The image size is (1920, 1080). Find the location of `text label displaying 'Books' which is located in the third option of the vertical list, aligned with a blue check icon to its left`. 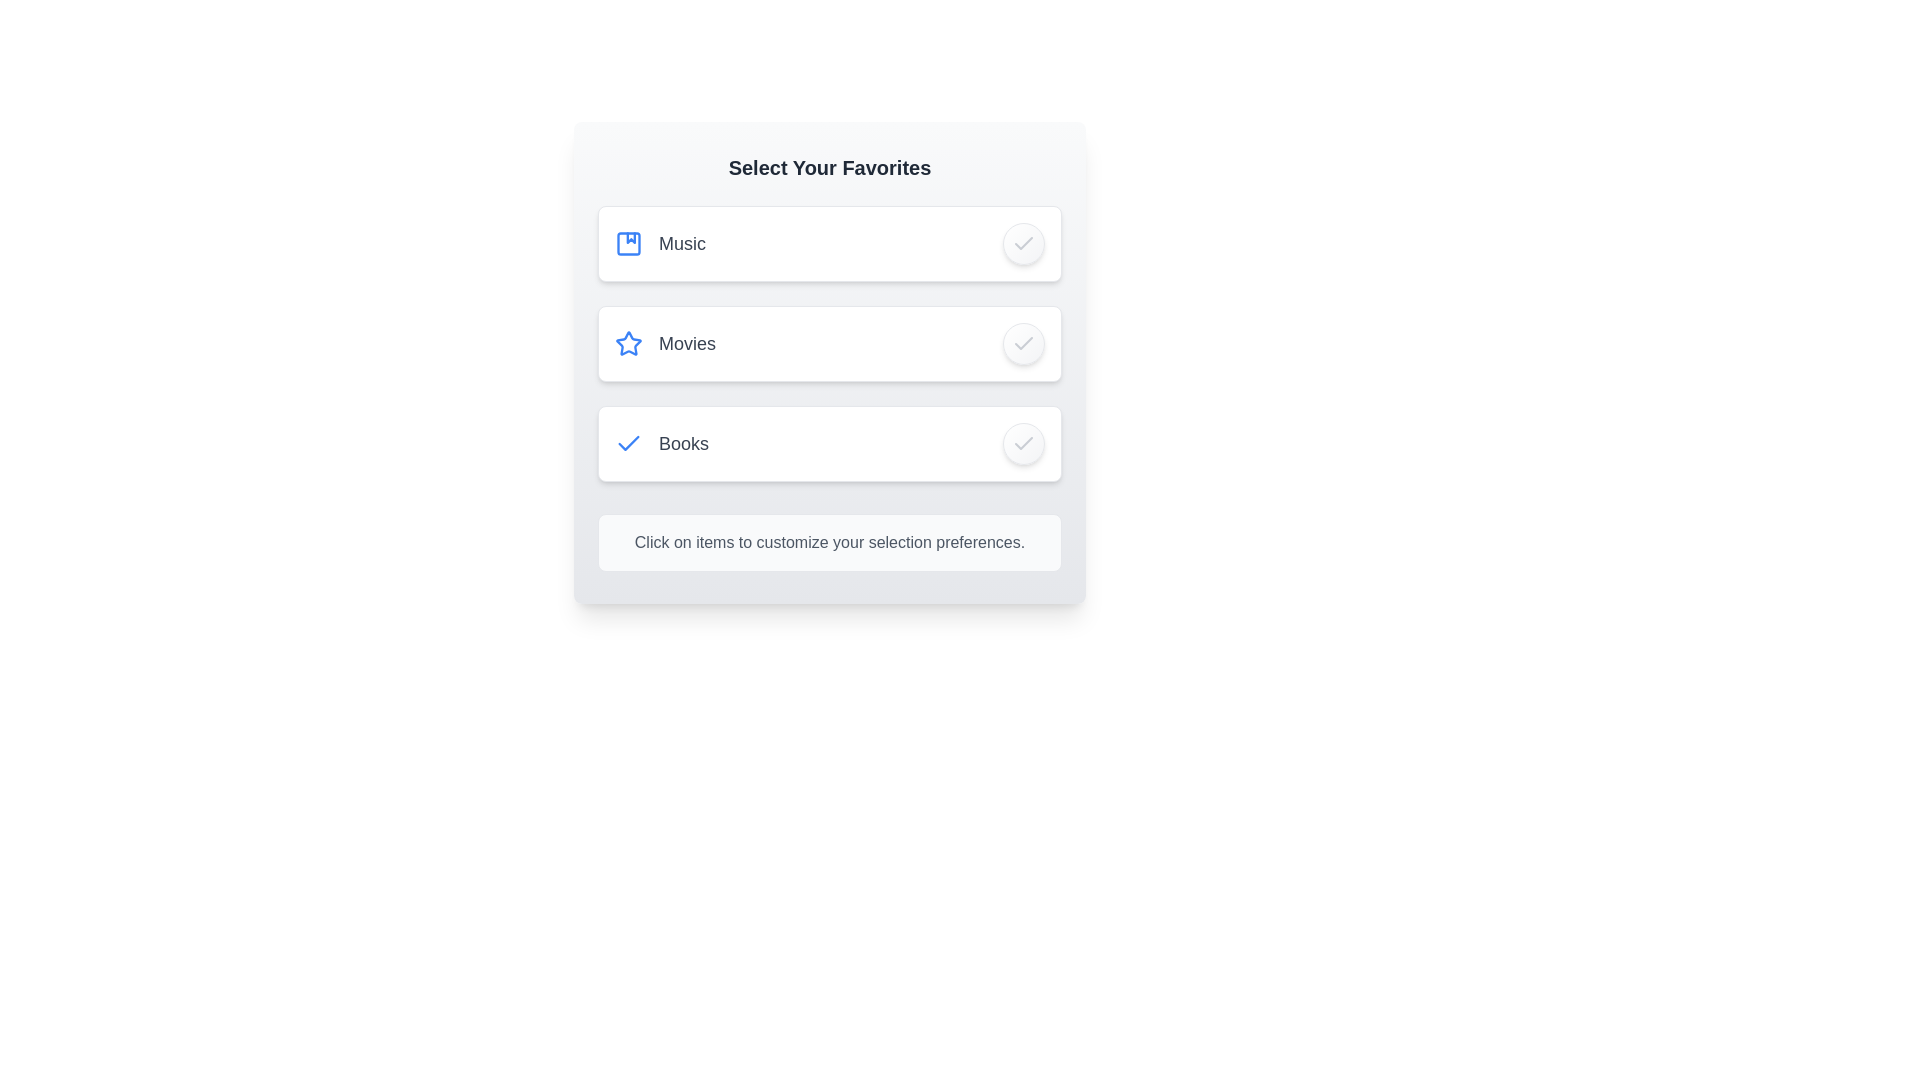

text label displaying 'Books' which is located in the third option of the vertical list, aligned with a blue check icon to its left is located at coordinates (684, 442).